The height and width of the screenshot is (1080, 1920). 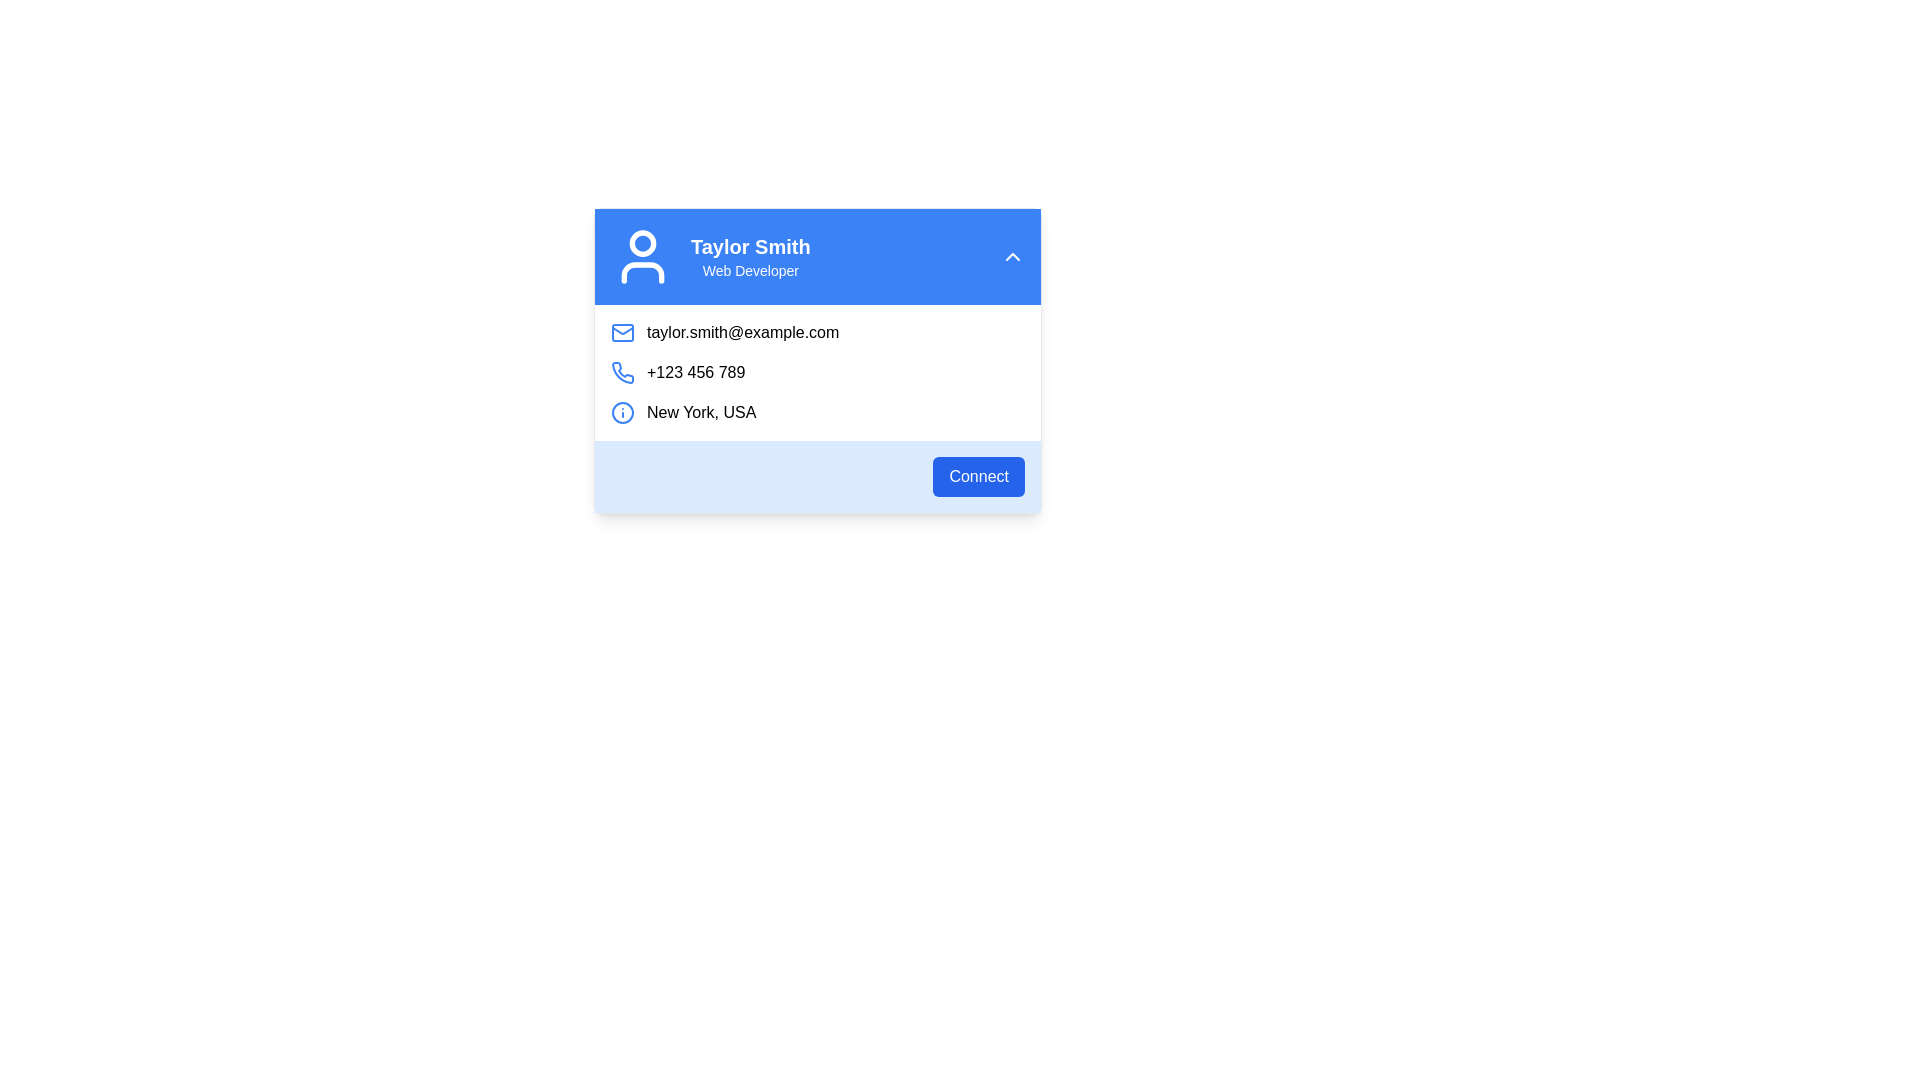 What do you see at coordinates (643, 256) in the screenshot?
I see `the user profile icon located at the leftmost position in the header of the card component displaying 'Taylor Smith' and 'Web Developer'` at bounding box center [643, 256].